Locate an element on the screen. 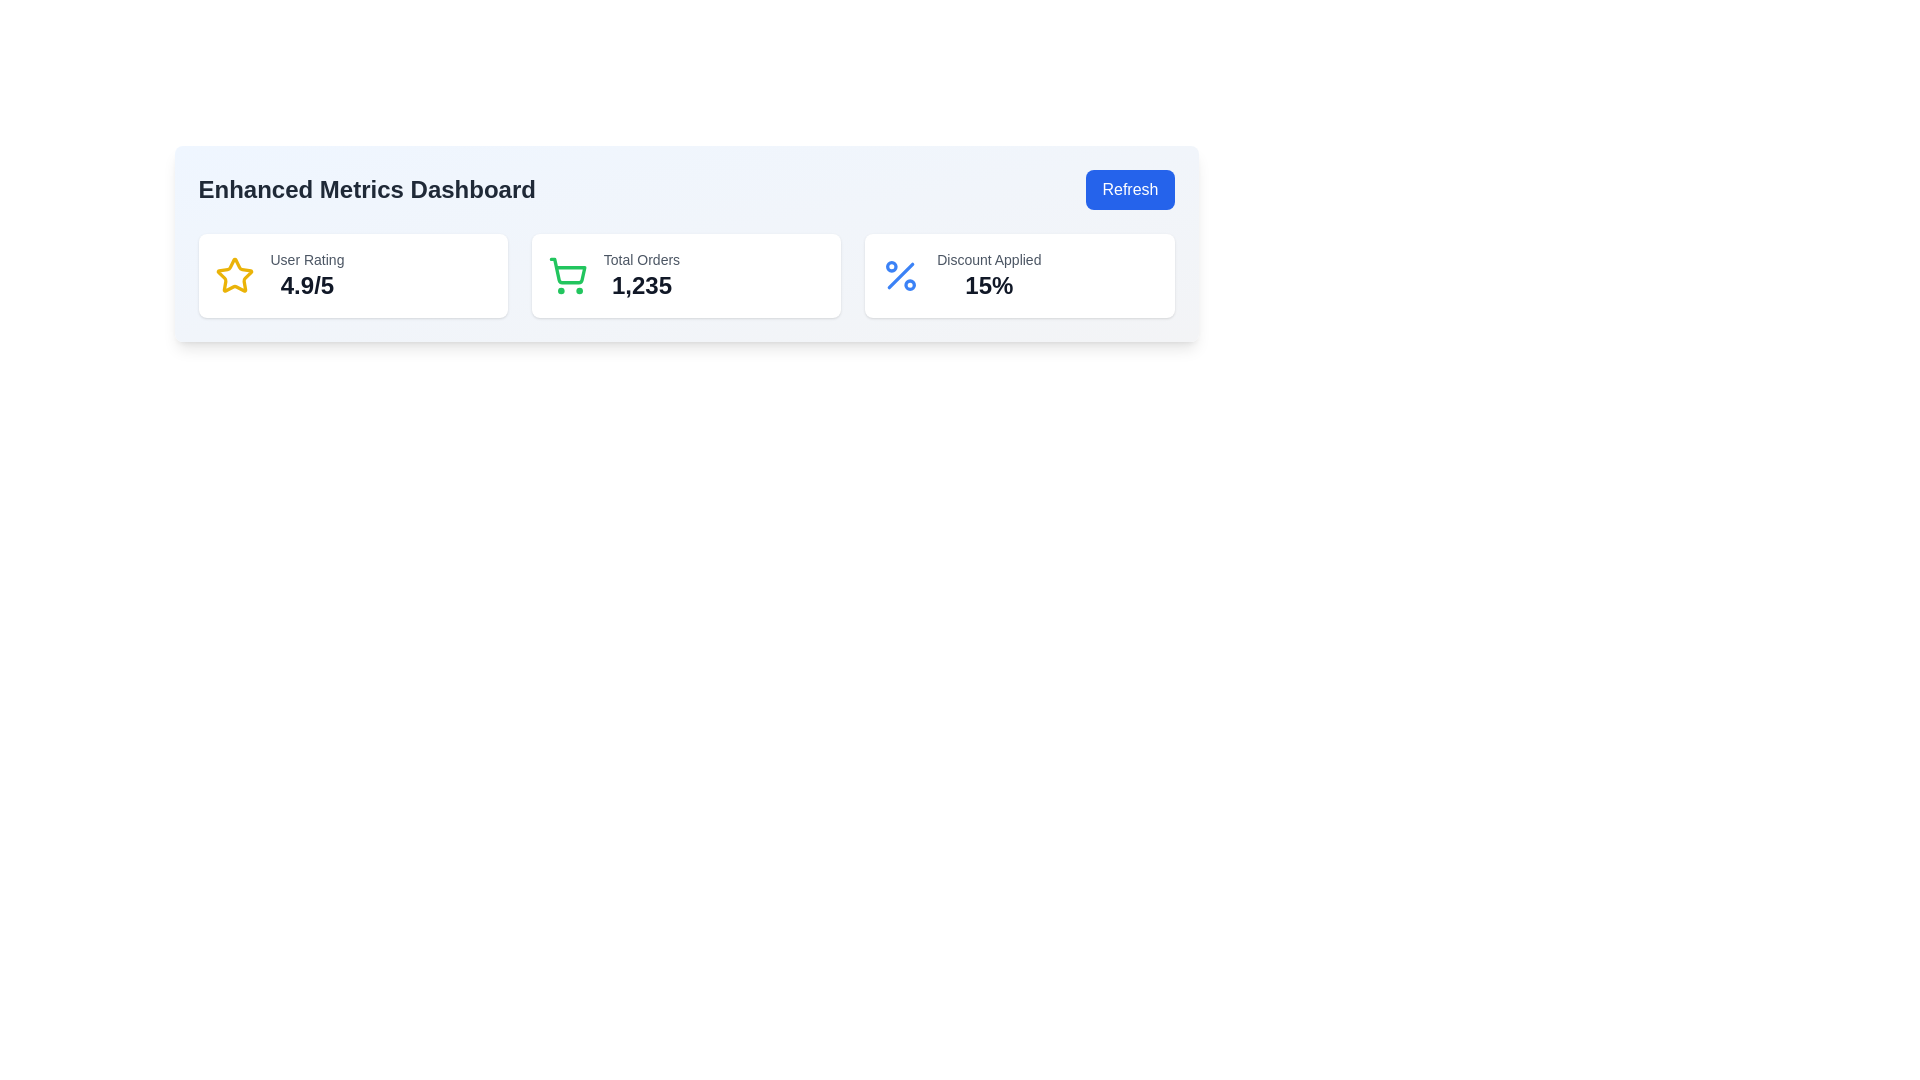 Image resolution: width=1920 pixels, height=1080 pixels. the informational display card showing a 15% discount, which is located at the rightmost position of a grid layout of three blocks is located at coordinates (1019, 276).